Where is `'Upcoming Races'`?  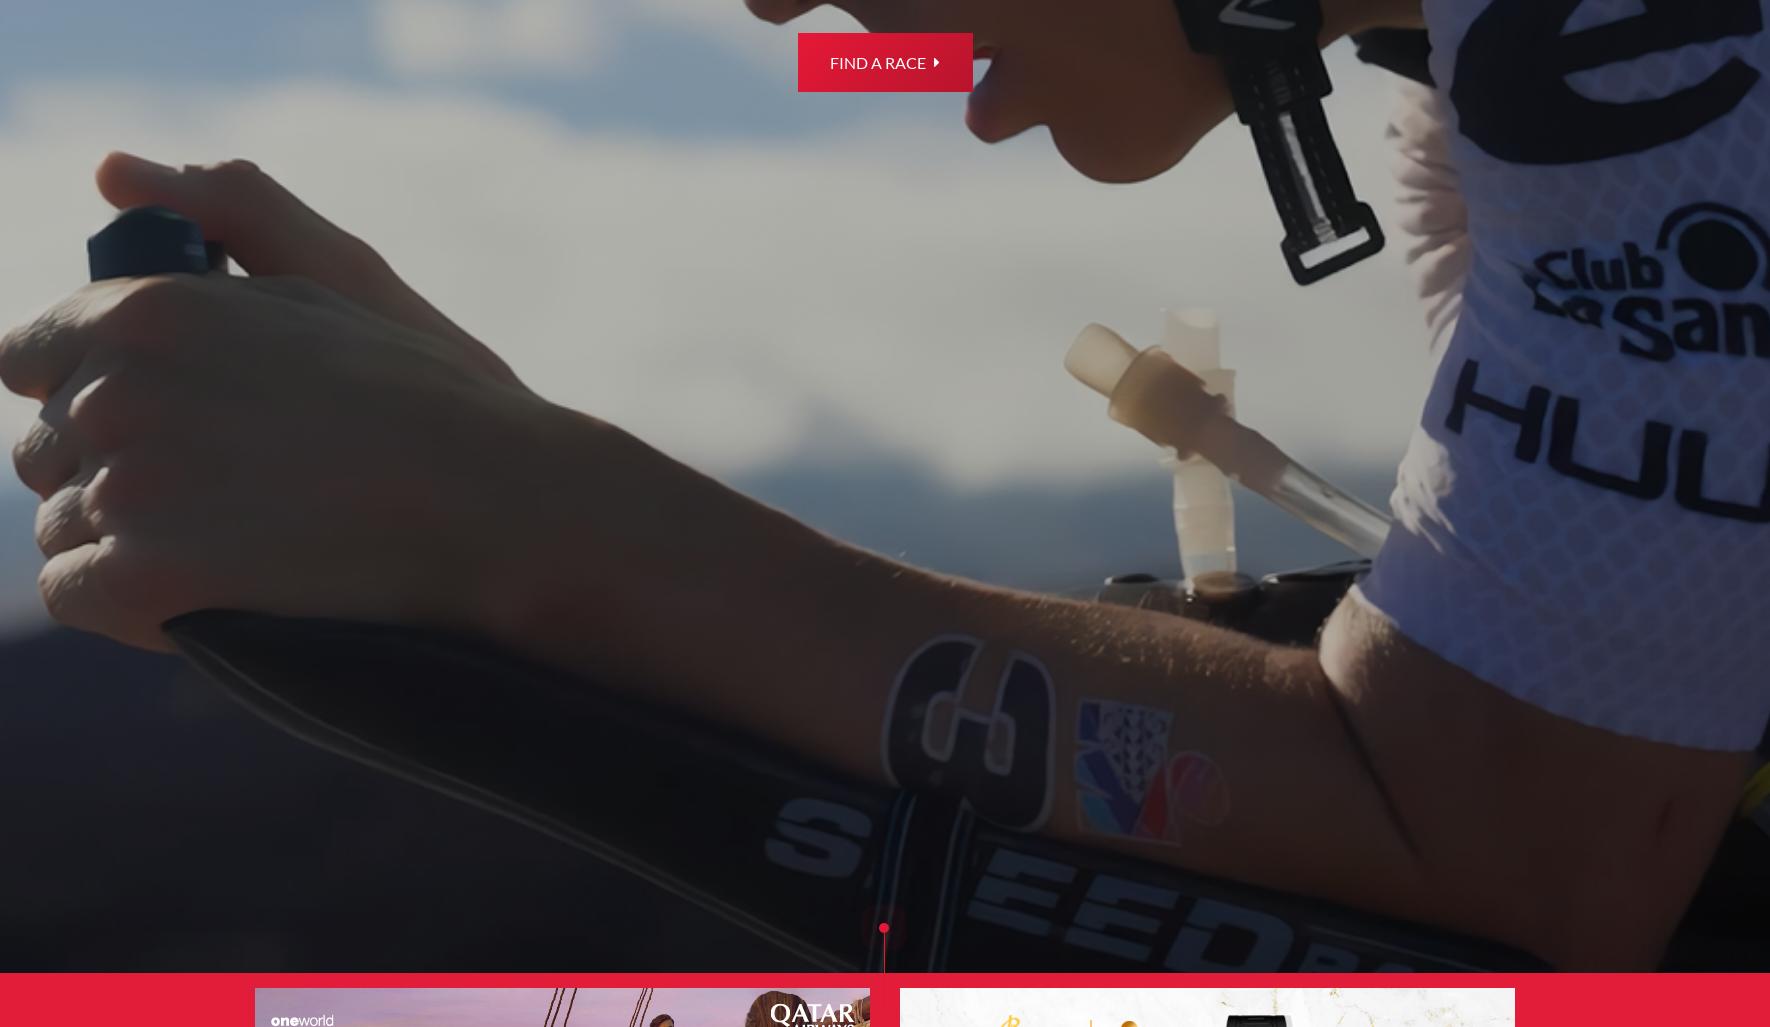
'Upcoming Races' is located at coordinates (999, 433).